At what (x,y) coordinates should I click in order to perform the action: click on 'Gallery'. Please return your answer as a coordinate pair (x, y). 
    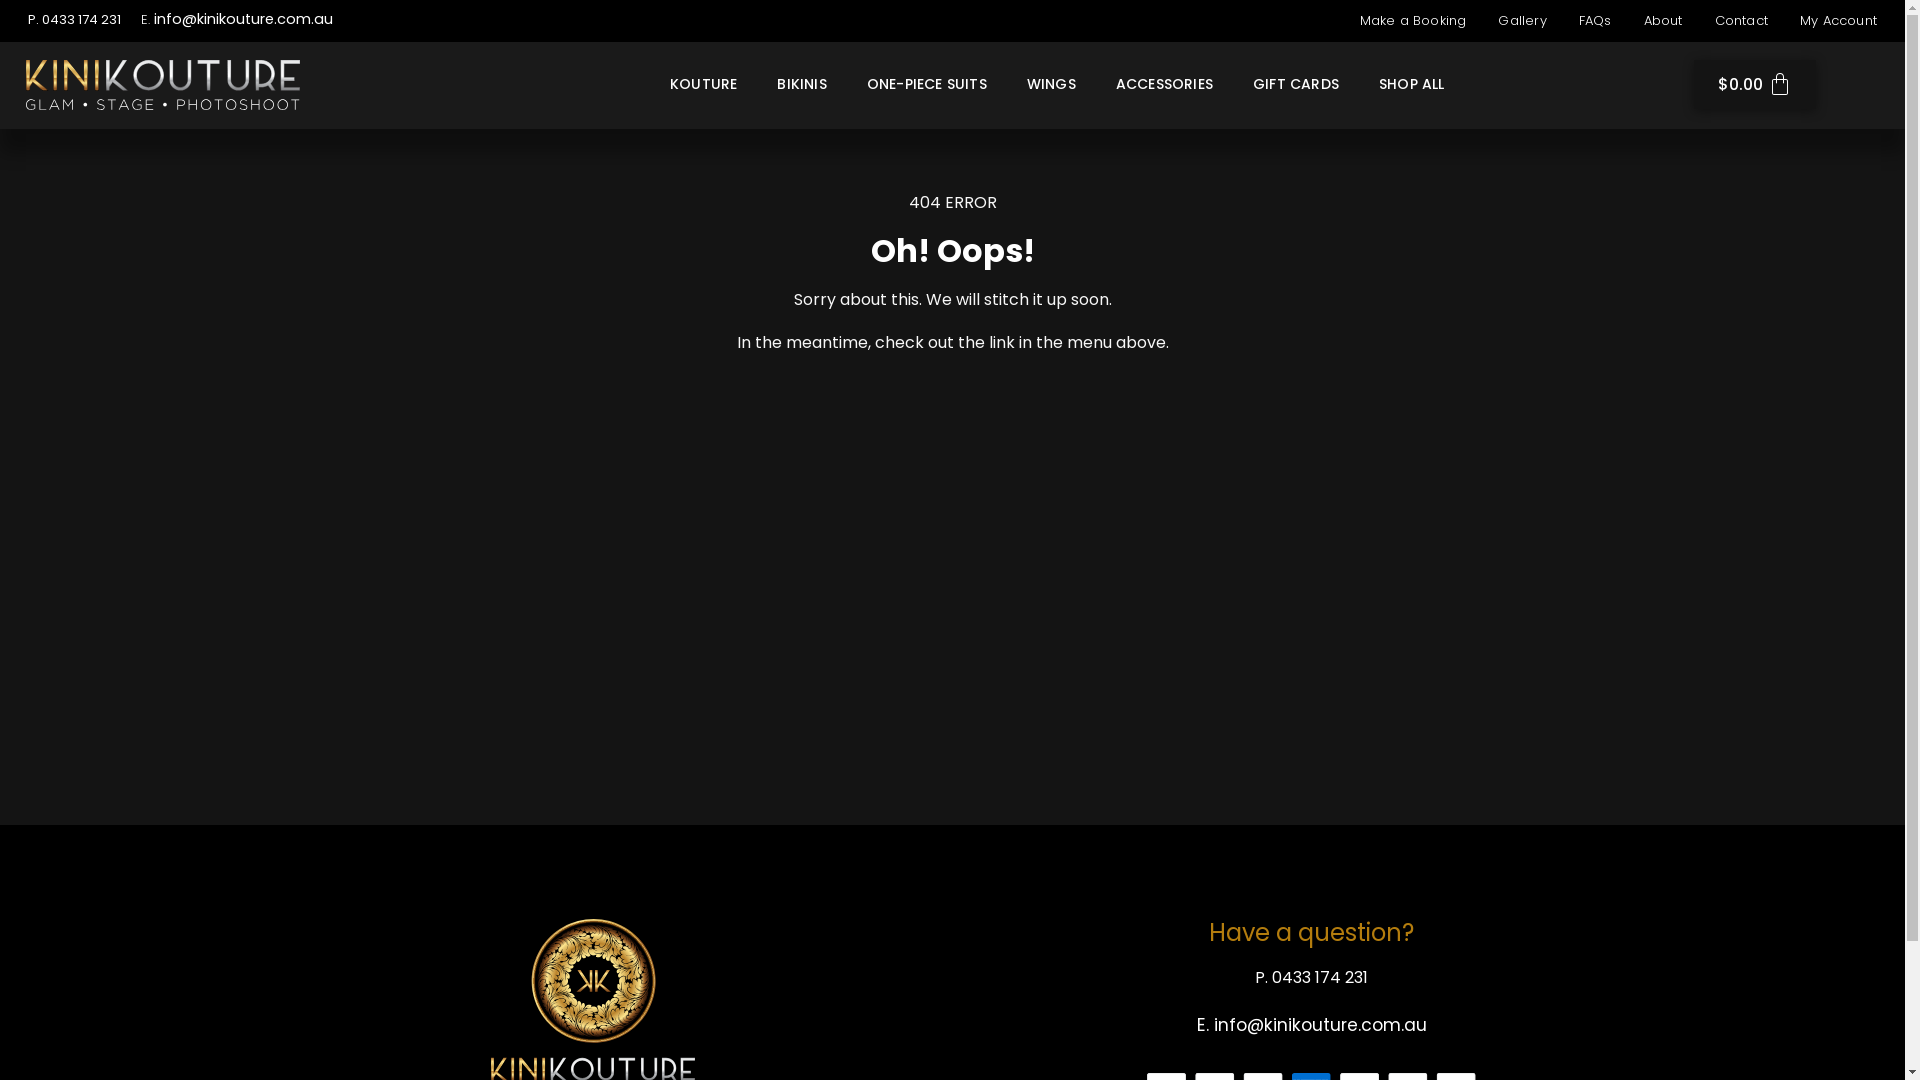
    Looking at the image, I should click on (1486, 20).